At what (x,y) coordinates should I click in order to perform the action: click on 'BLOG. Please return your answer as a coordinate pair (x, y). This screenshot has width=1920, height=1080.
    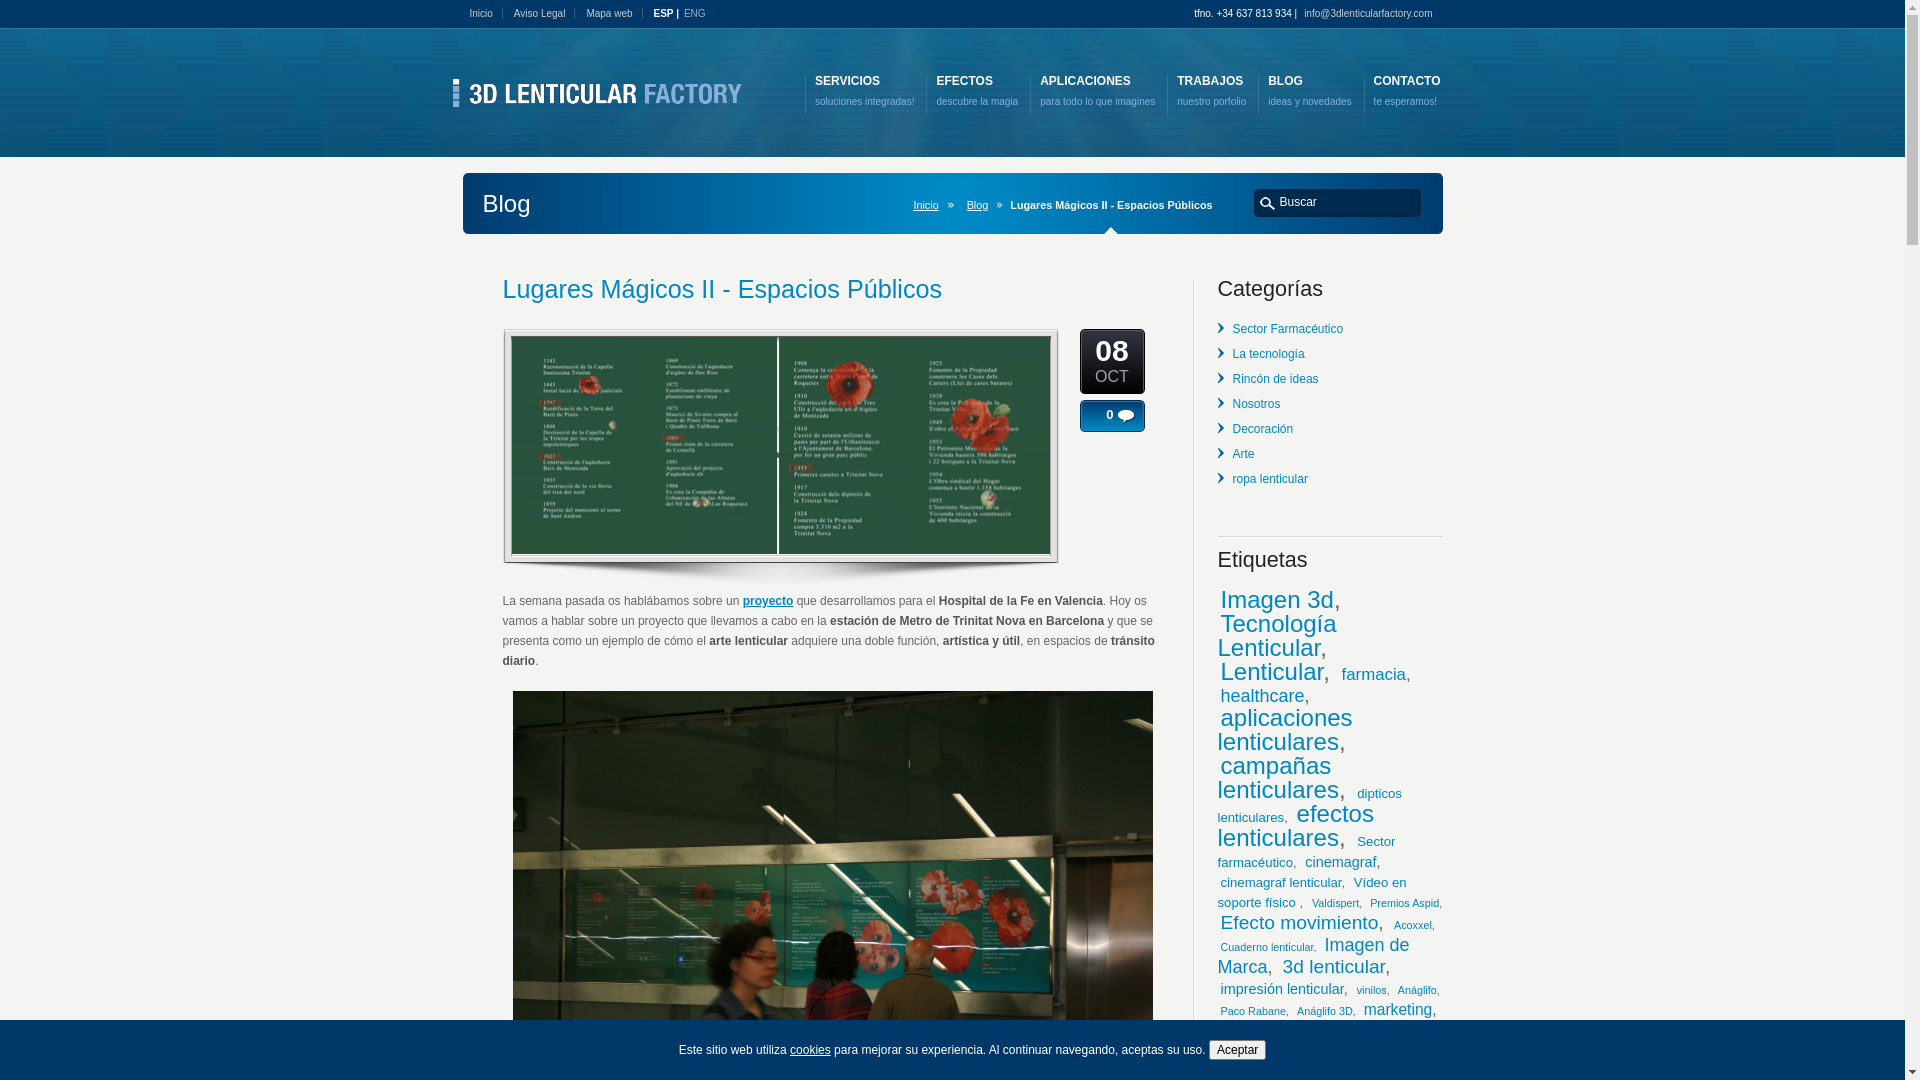
    Looking at the image, I should click on (1309, 91).